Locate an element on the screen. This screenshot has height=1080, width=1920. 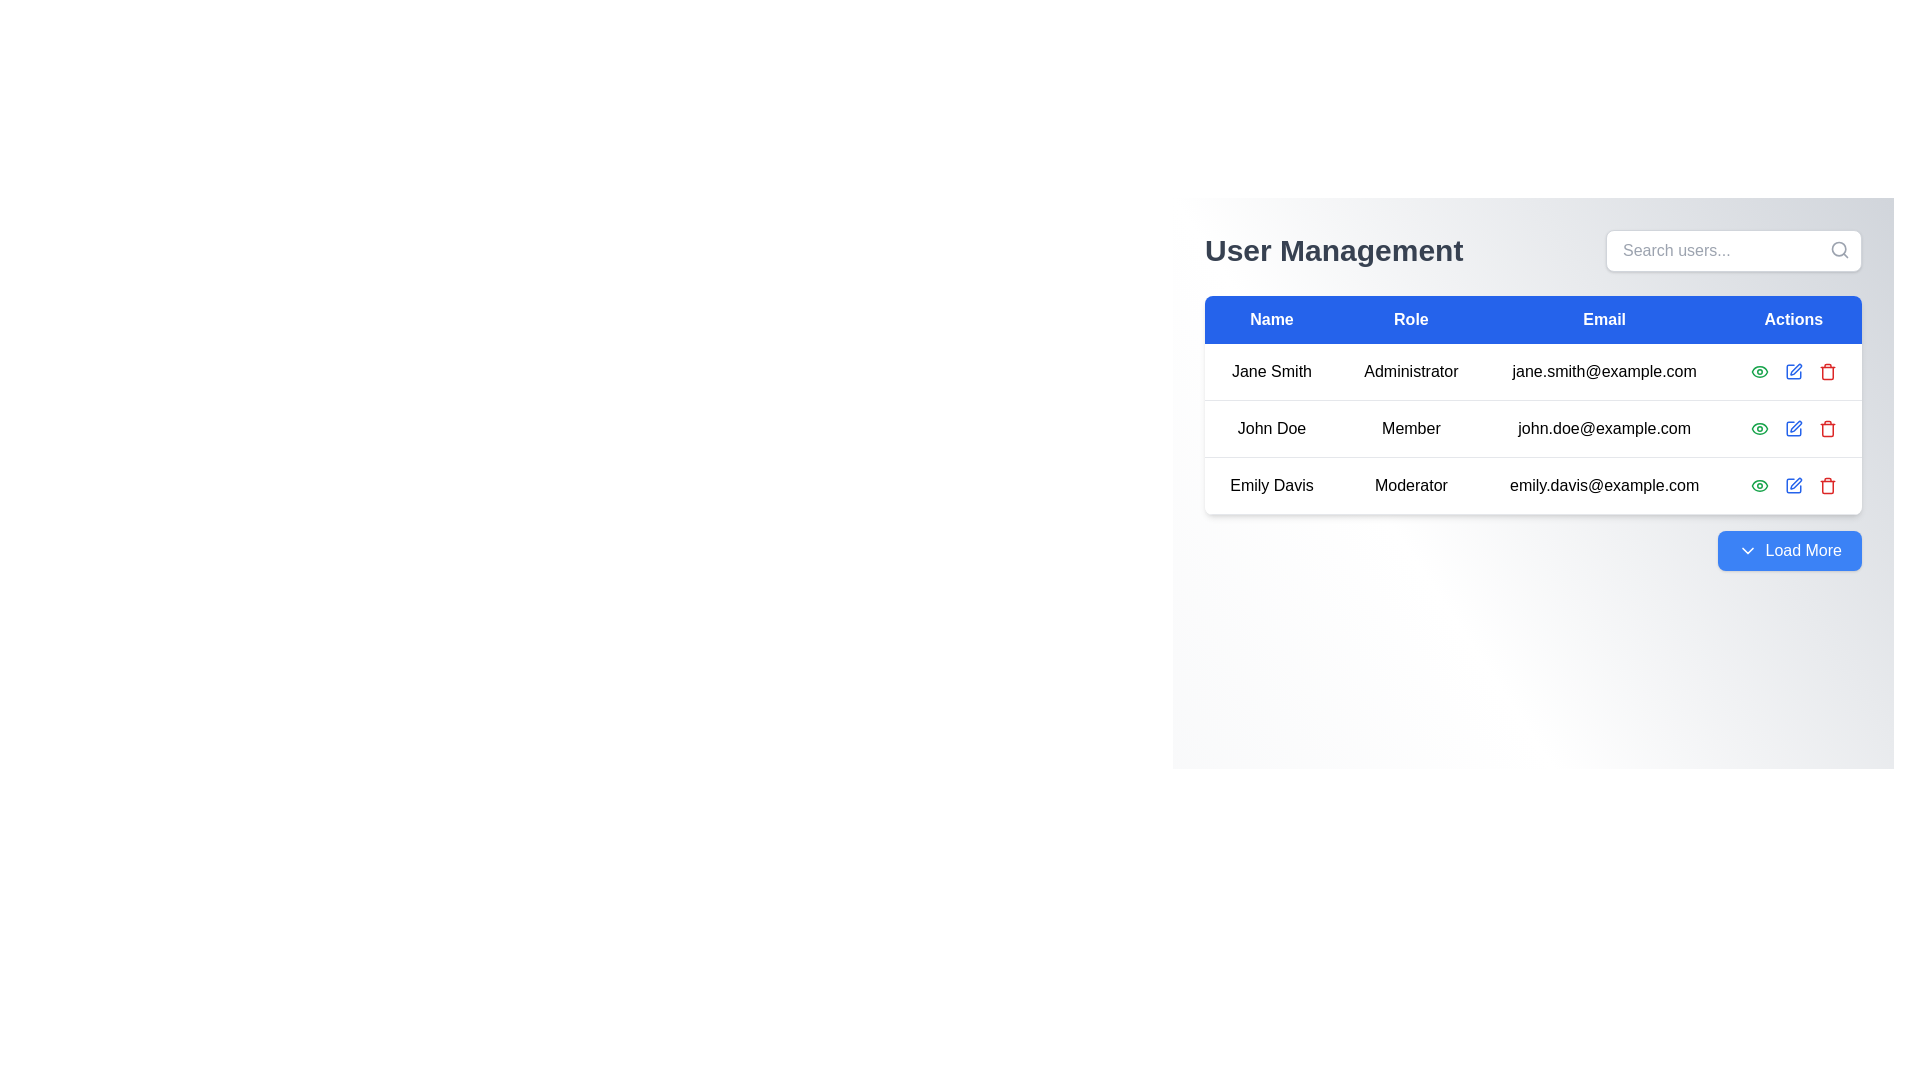
the table cell displaying 'Member' in the Role column for user 'John Doe' is located at coordinates (1410, 427).